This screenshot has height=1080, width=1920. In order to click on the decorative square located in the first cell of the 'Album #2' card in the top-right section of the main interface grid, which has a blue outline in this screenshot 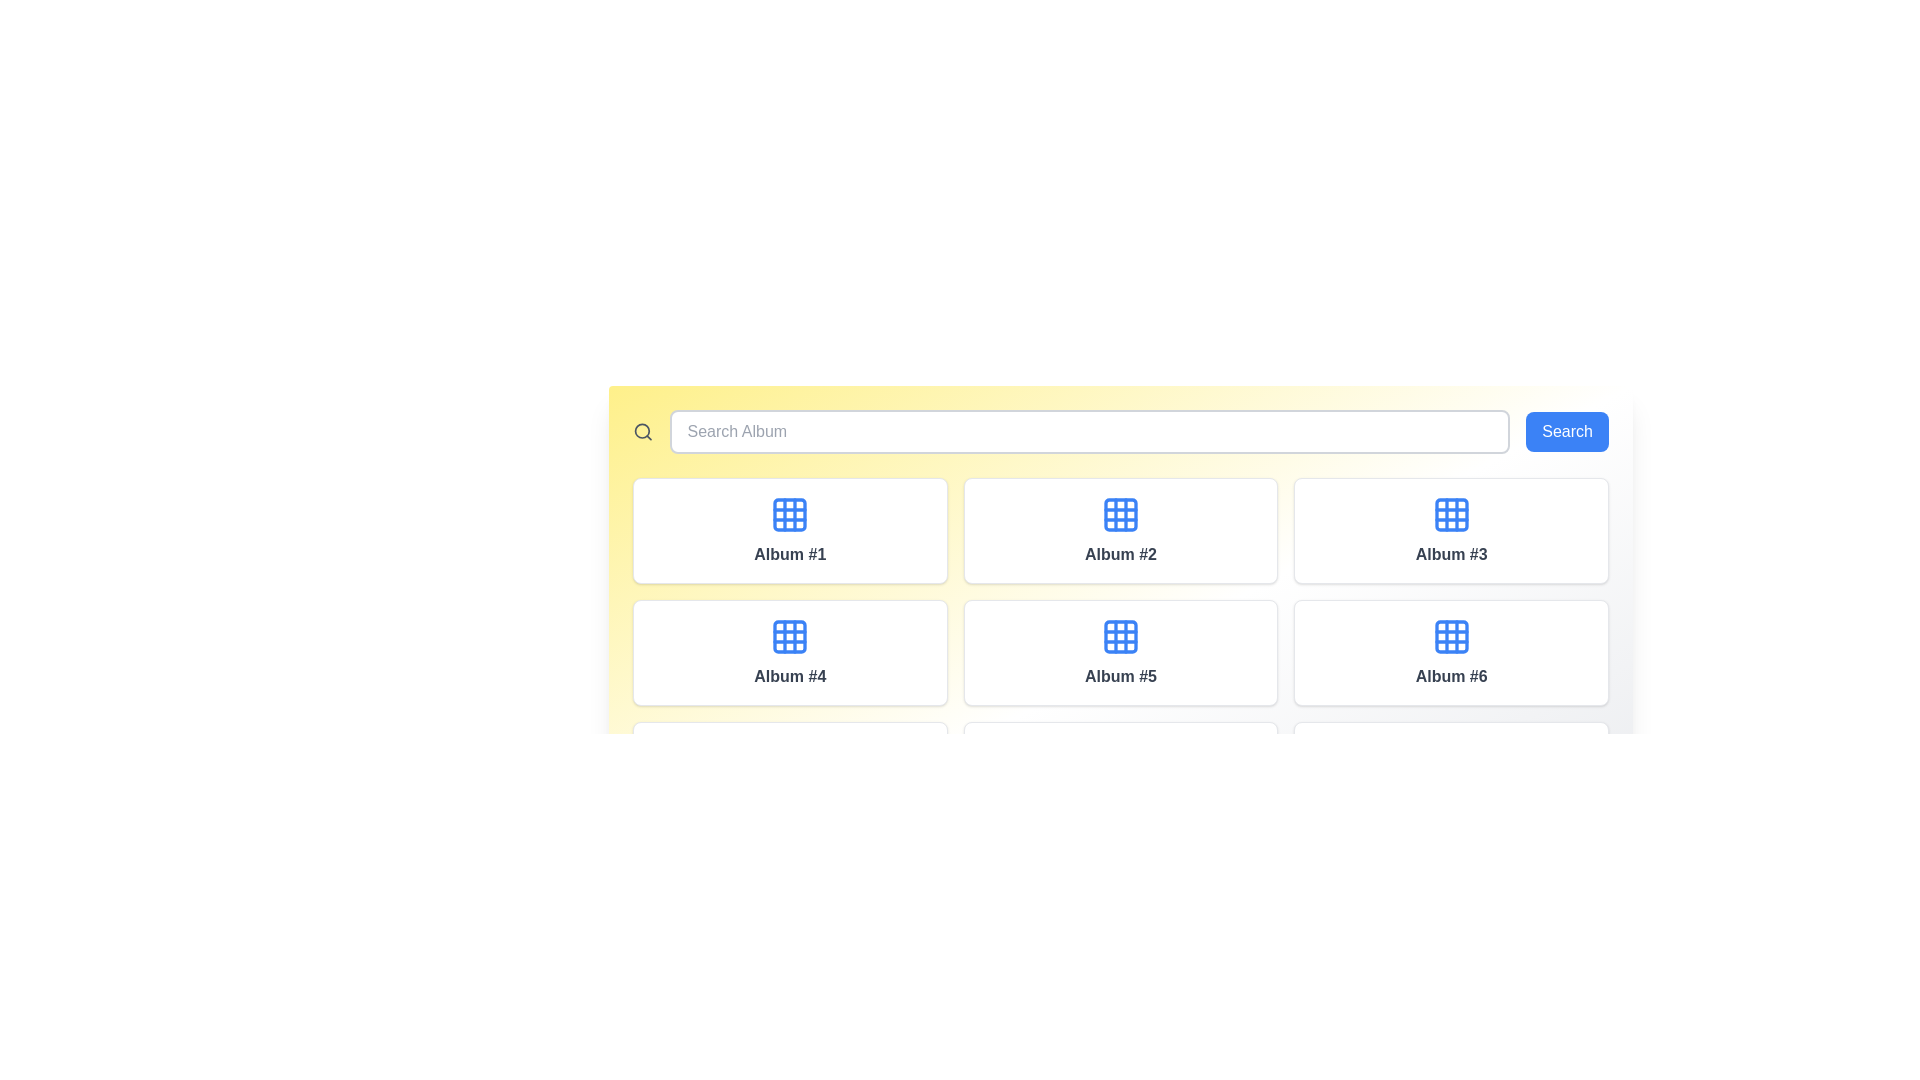, I will do `click(1120, 514)`.